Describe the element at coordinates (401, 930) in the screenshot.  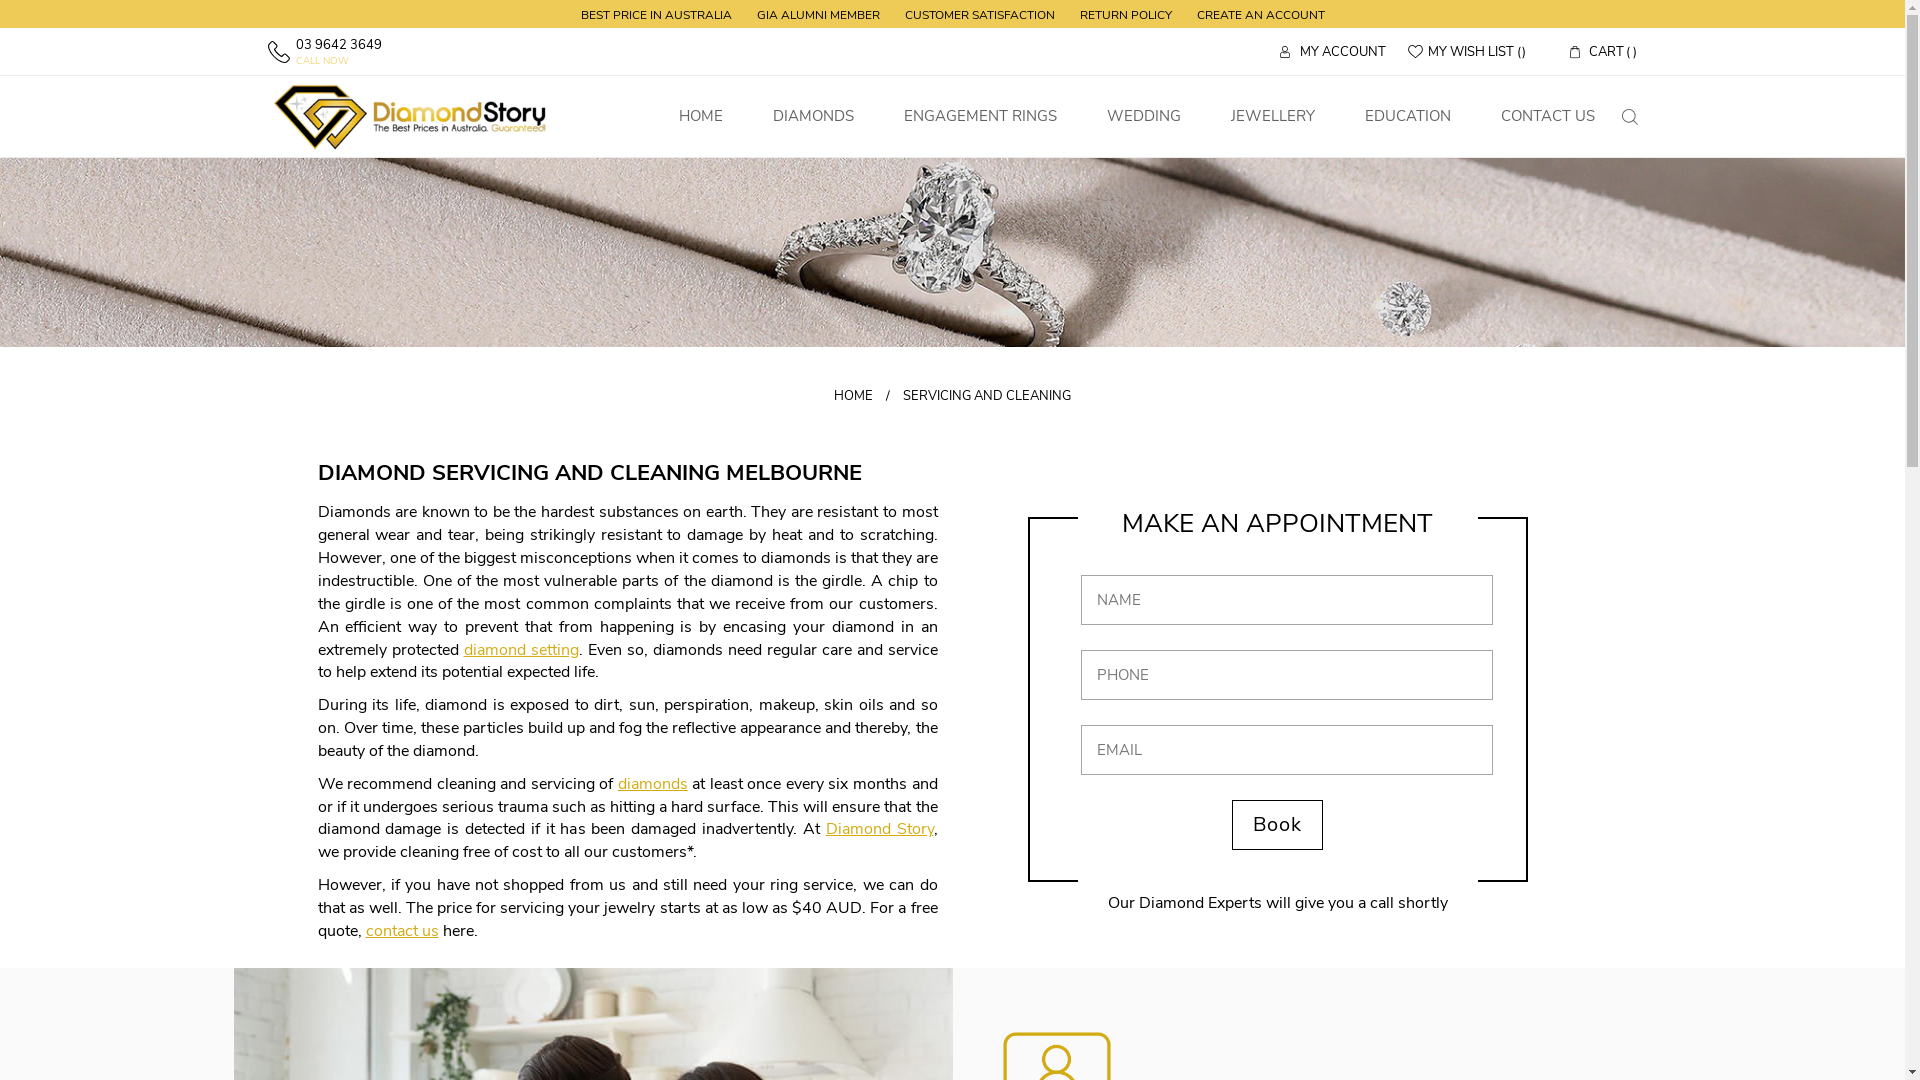
I see `'contact us'` at that location.